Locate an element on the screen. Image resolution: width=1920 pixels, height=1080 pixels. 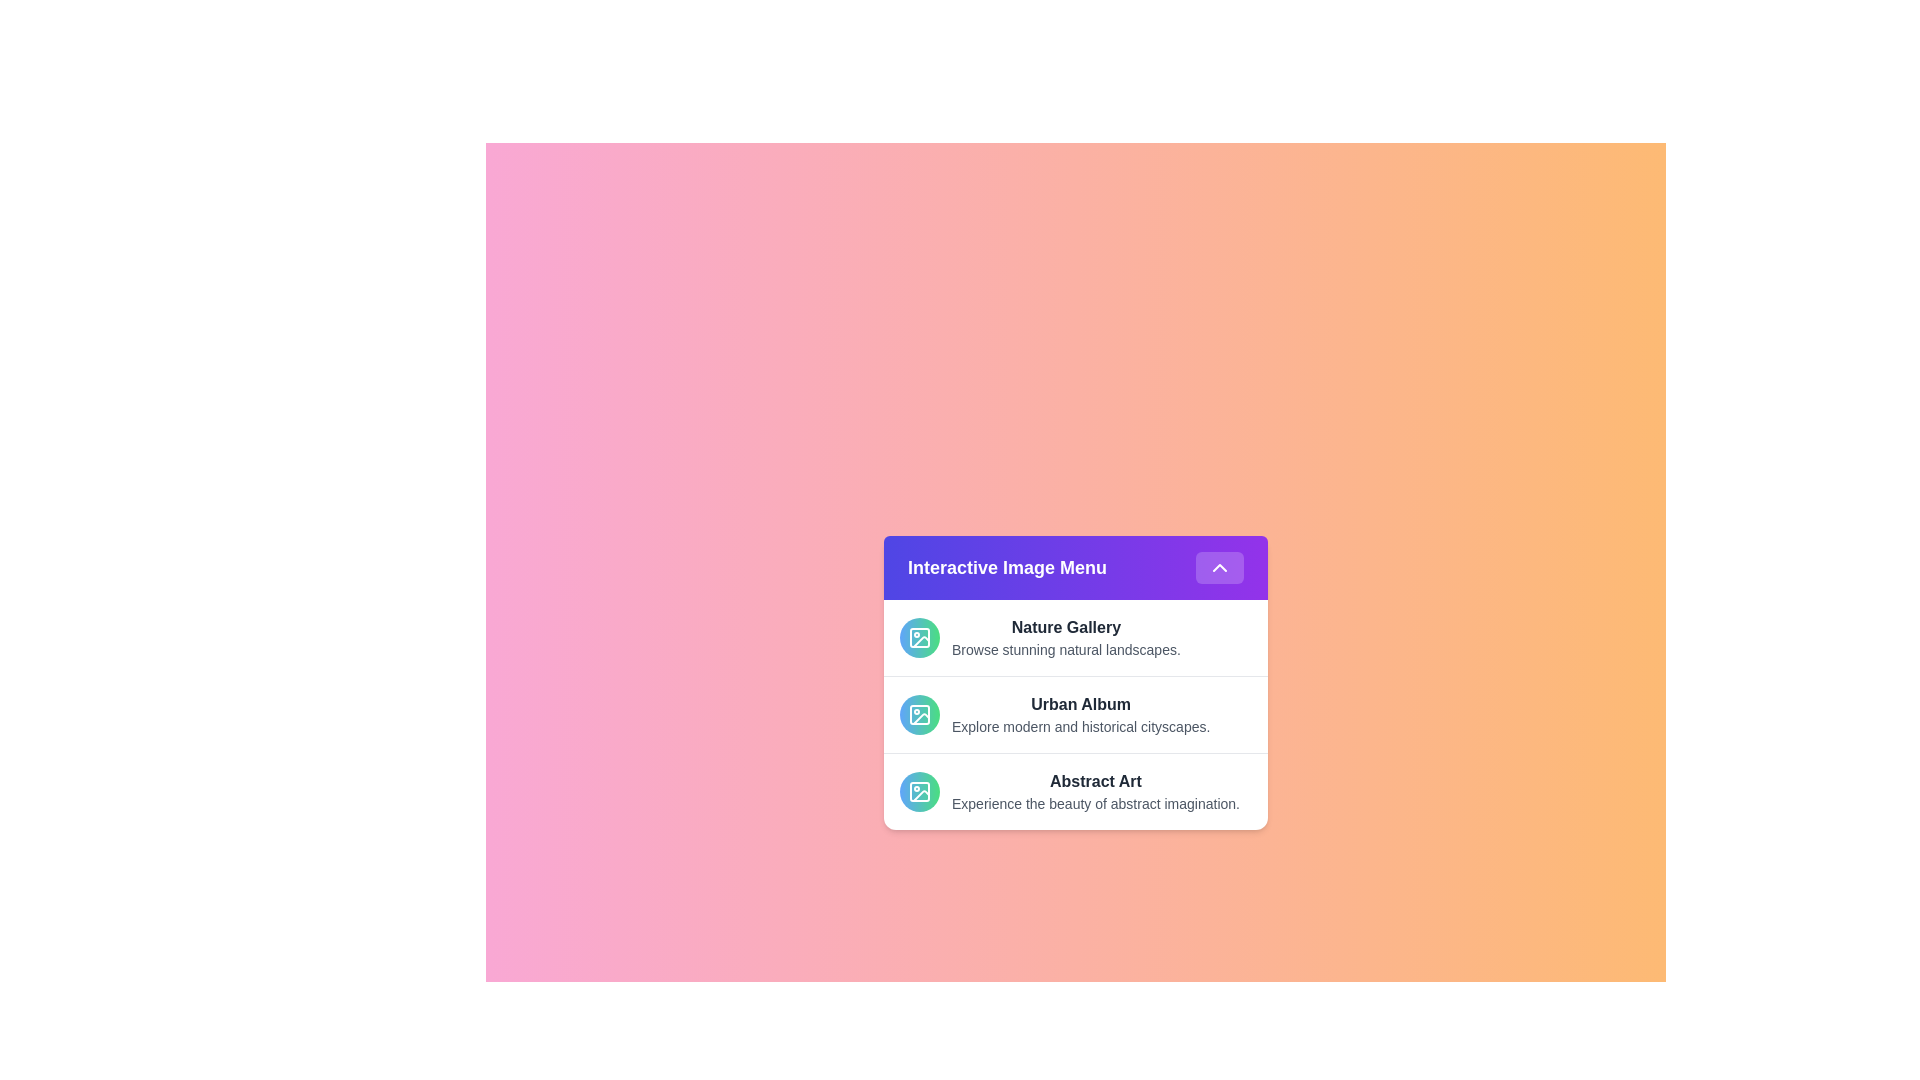
the menu item labeled Urban Album is located at coordinates (1074, 713).